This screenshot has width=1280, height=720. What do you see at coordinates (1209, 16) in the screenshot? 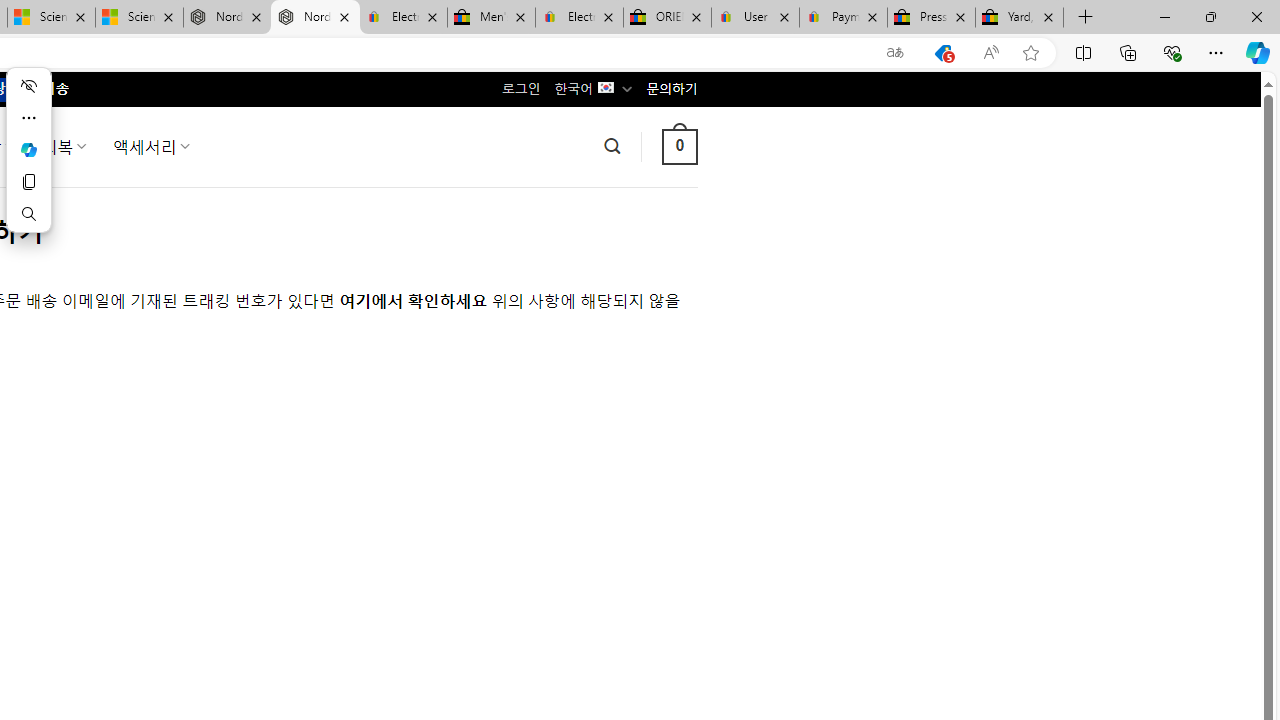
I see `'Restore'` at bounding box center [1209, 16].